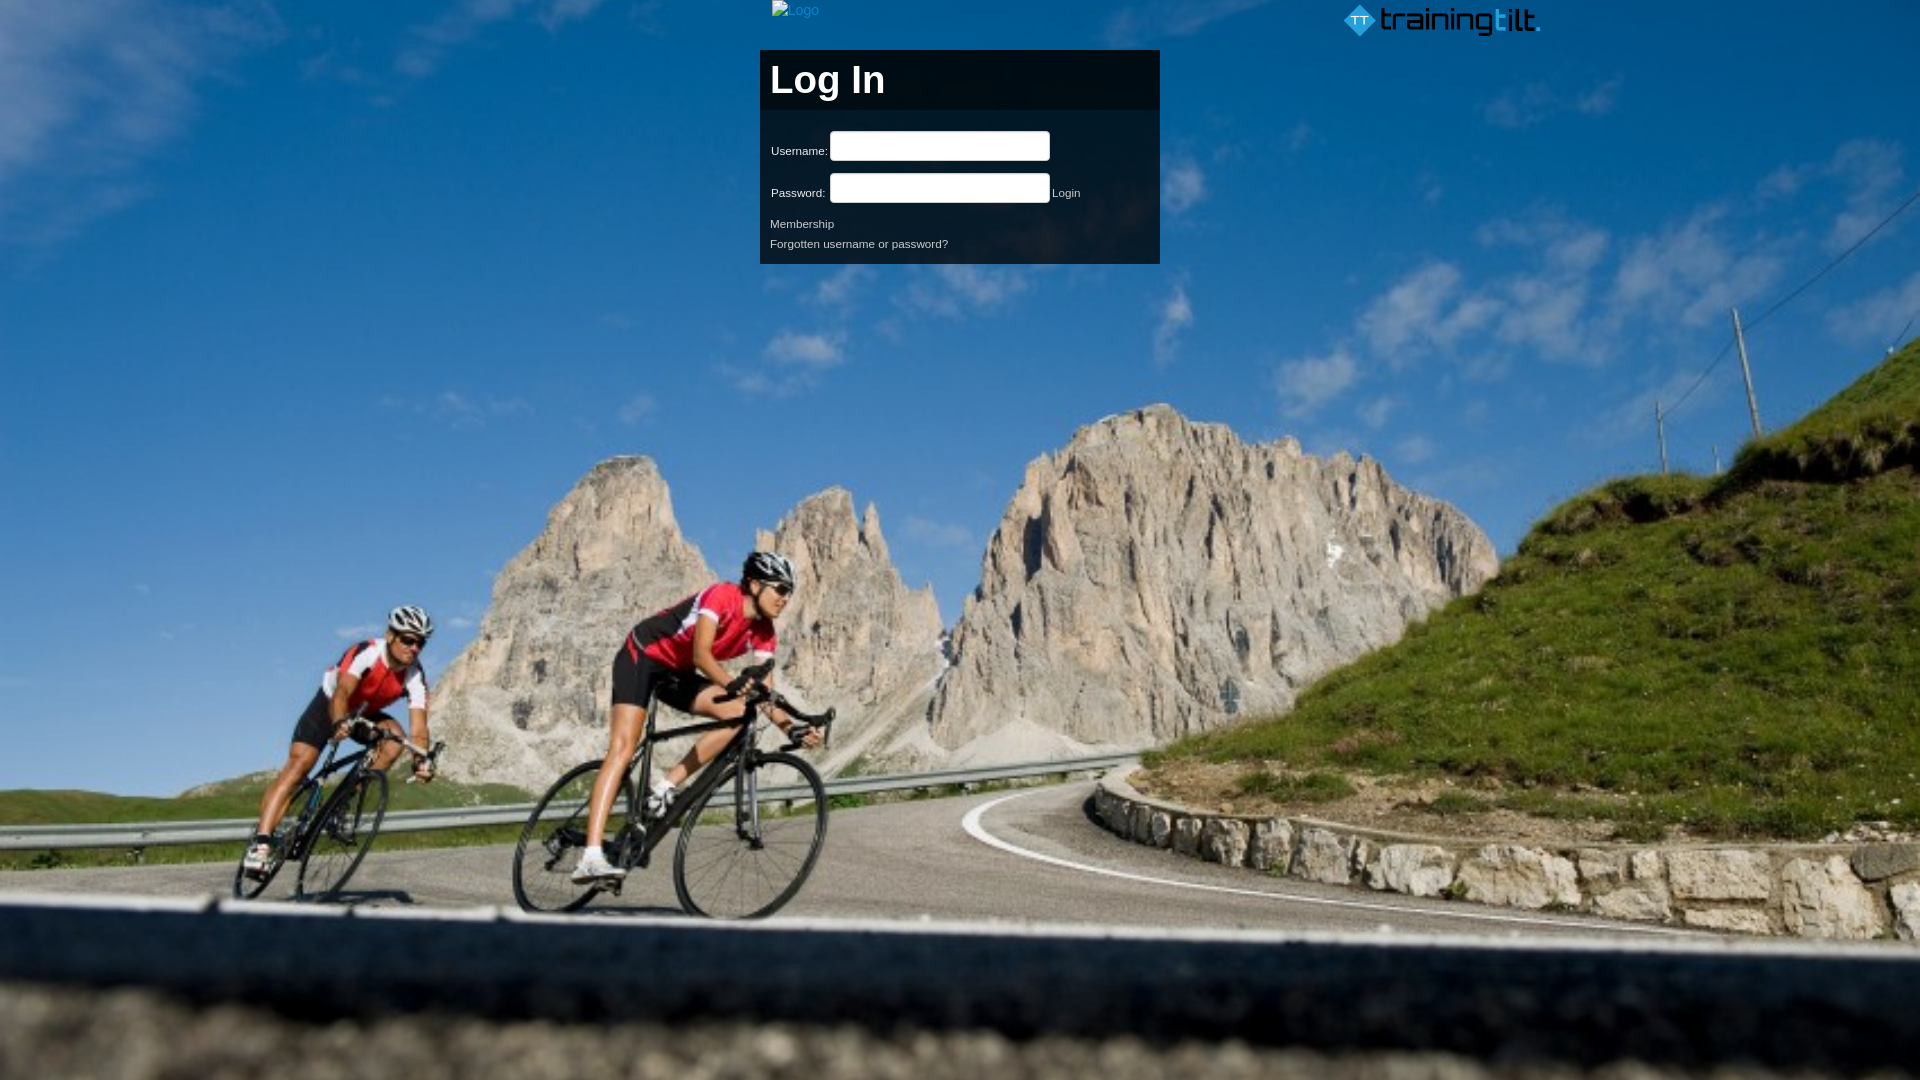 The width and height of the screenshot is (1920, 1080). I want to click on 'Login', so click(1065, 192).